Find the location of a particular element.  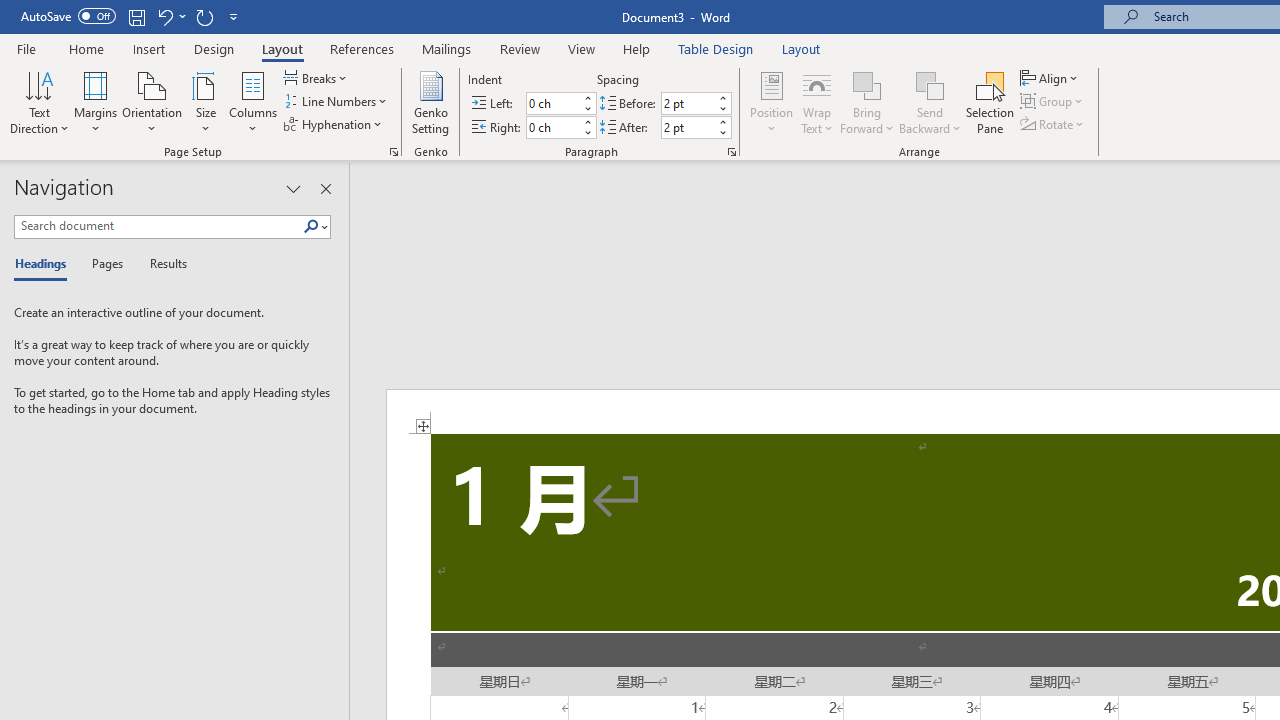

'Spacing After' is located at coordinates (688, 127).